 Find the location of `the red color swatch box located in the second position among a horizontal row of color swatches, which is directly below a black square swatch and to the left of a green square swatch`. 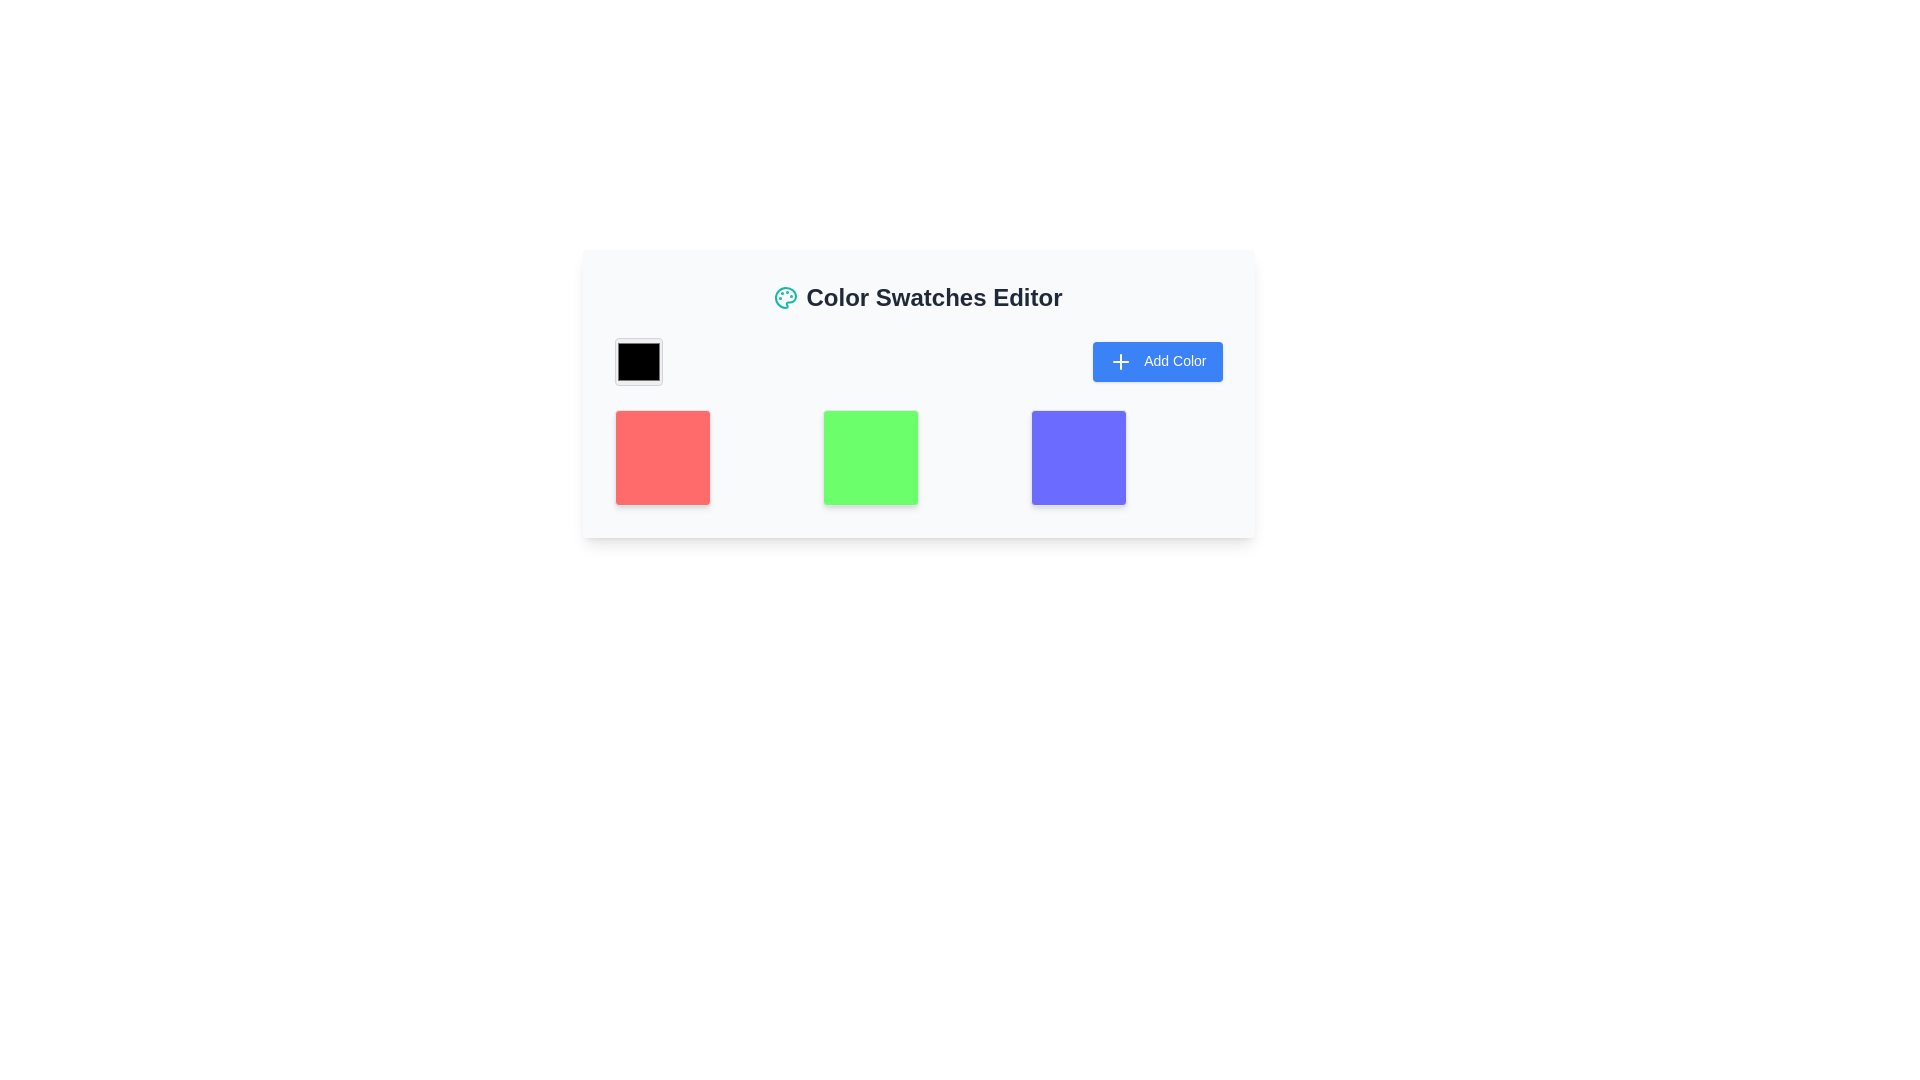

the red color swatch box located in the second position among a horizontal row of color swatches, which is directly below a black square swatch and to the left of a green square swatch is located at coordinates (662, 458).